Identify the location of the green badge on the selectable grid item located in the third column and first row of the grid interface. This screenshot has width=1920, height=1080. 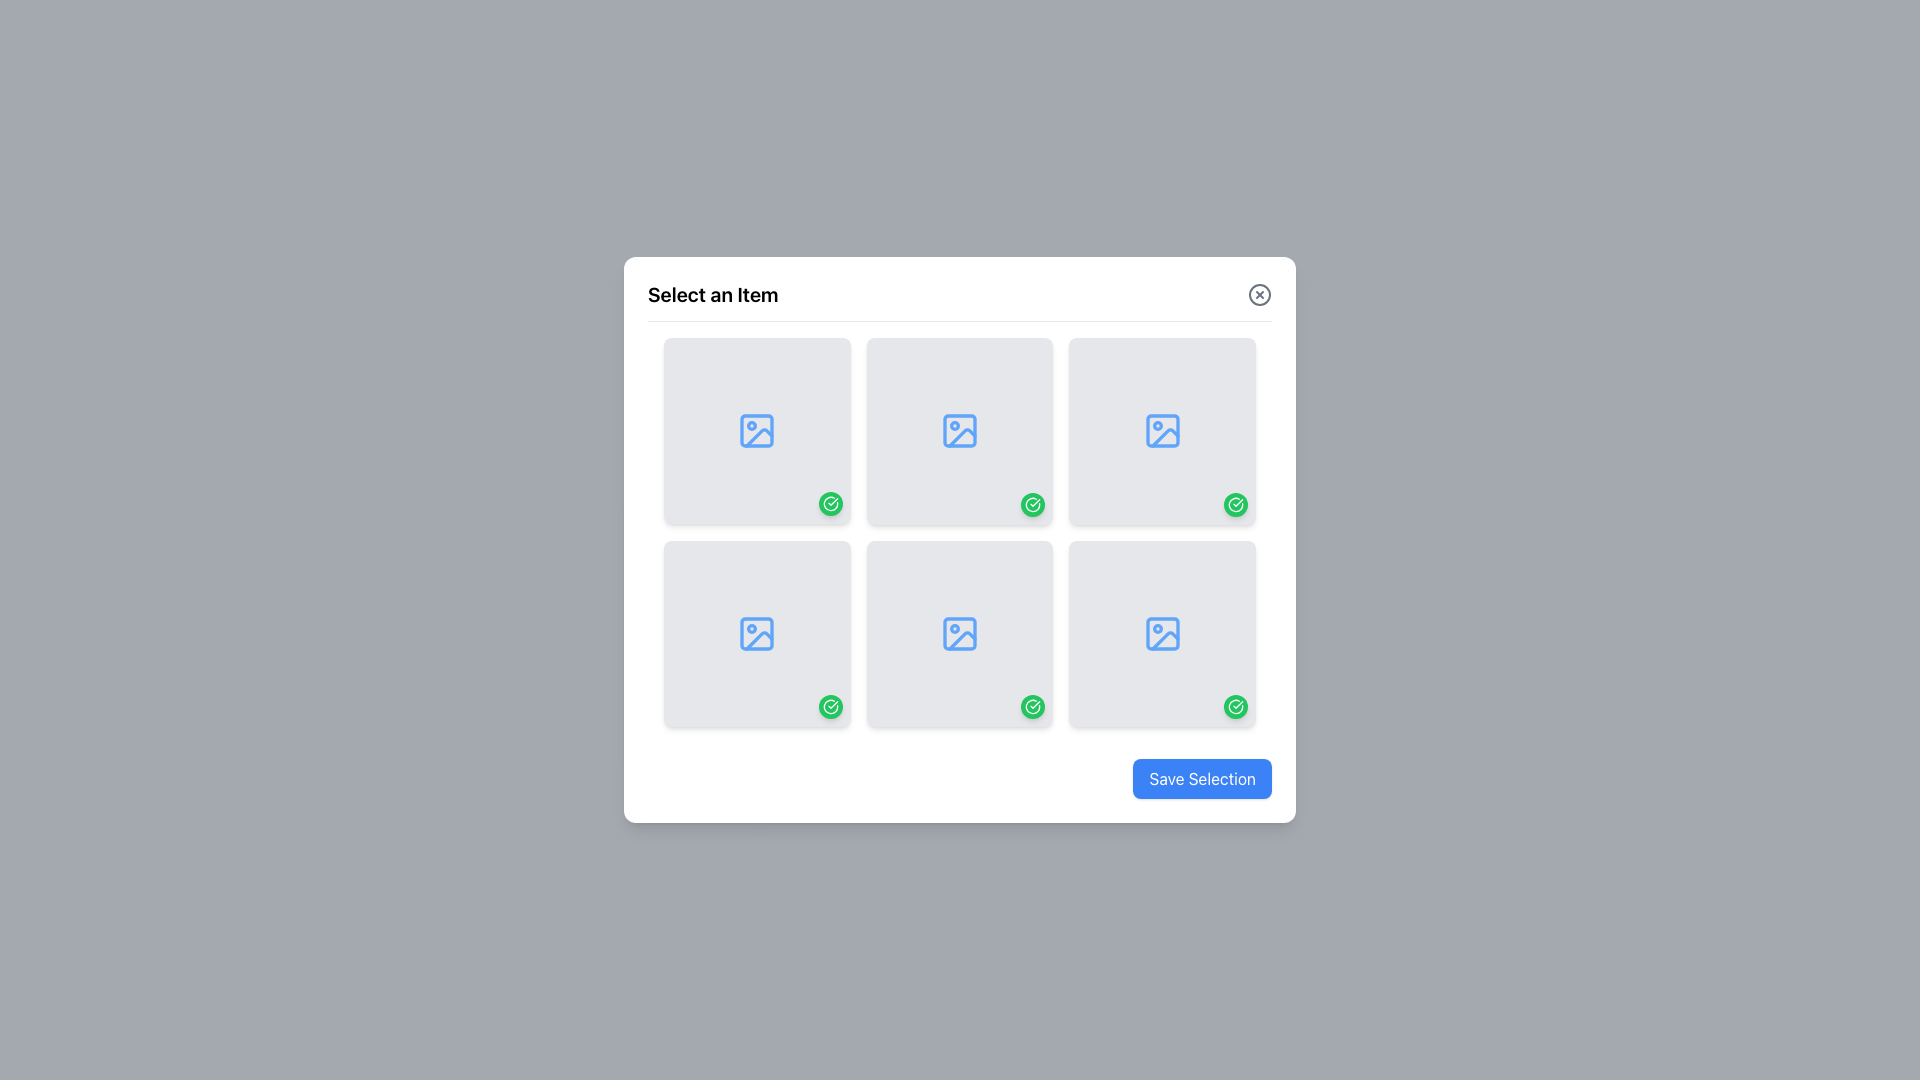
(1162, 430).